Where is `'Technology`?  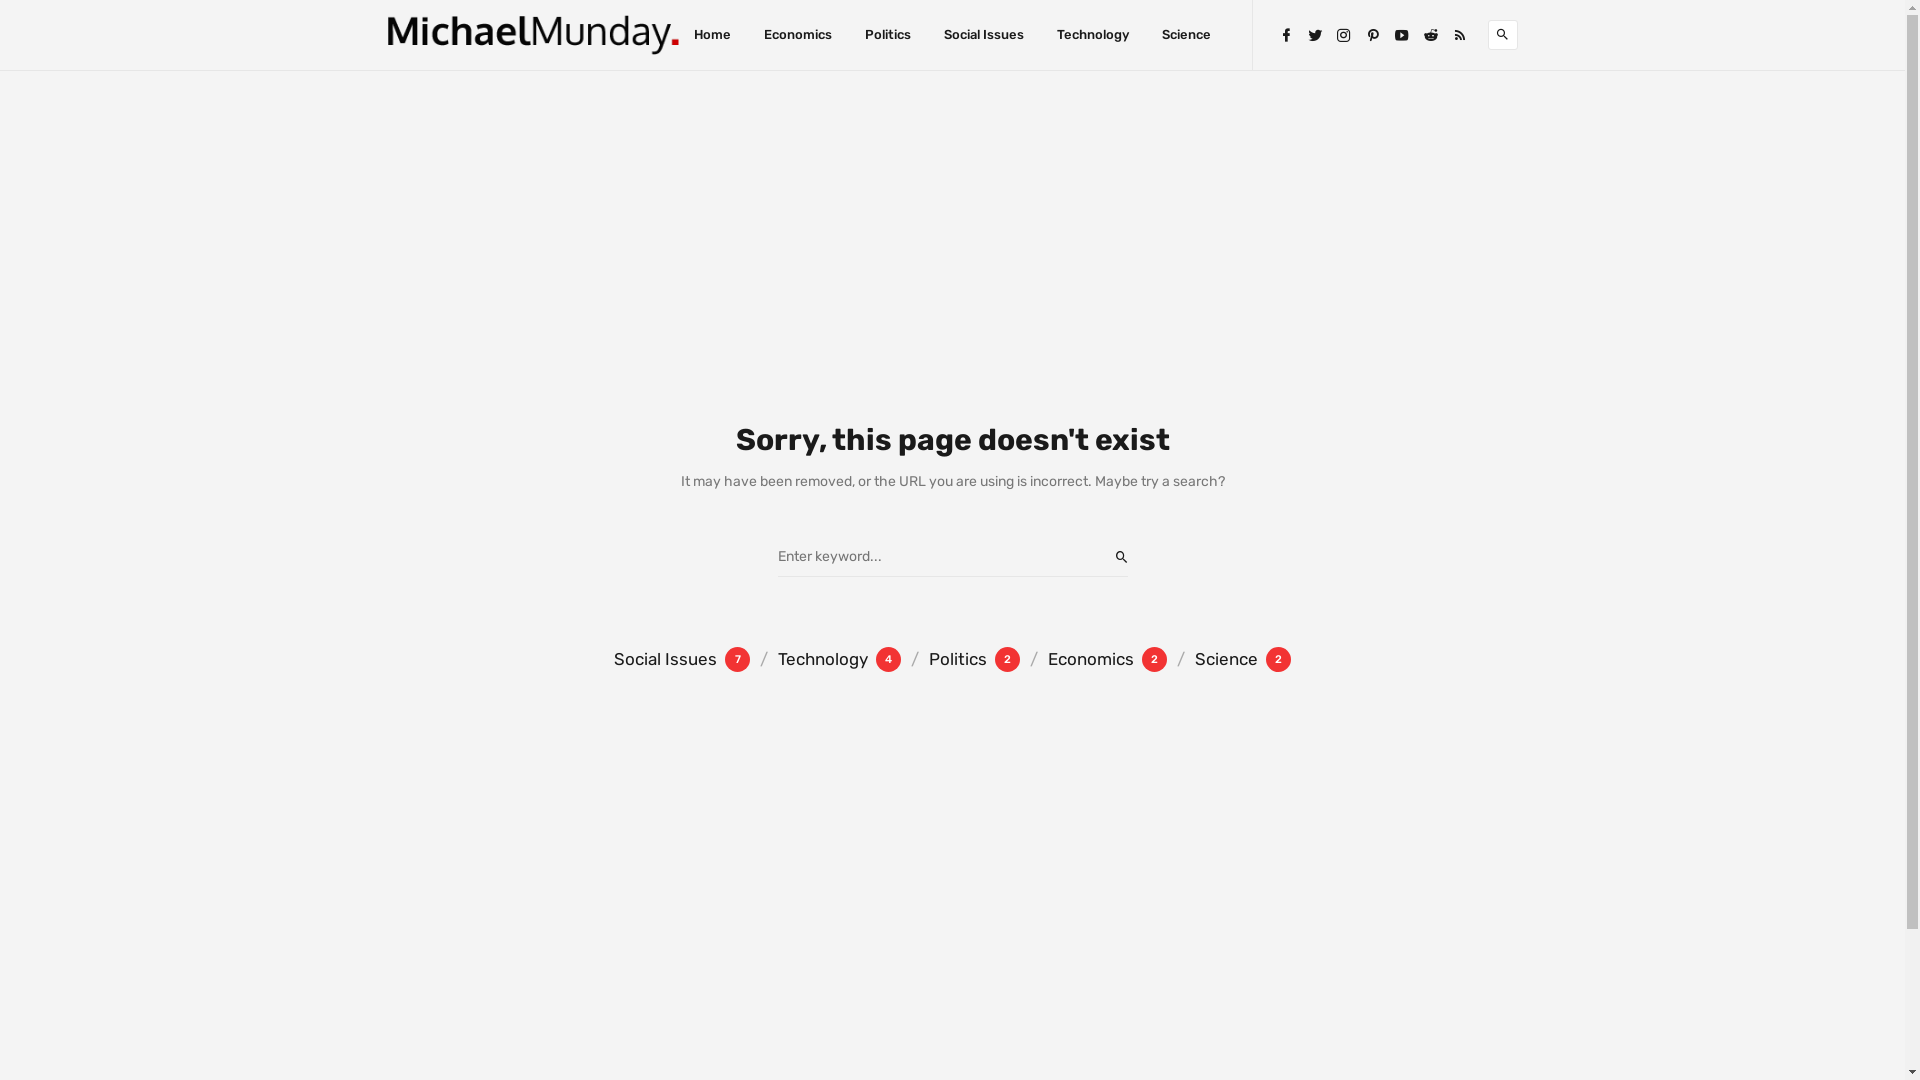 'Technology is located at coordinates (748, 658).